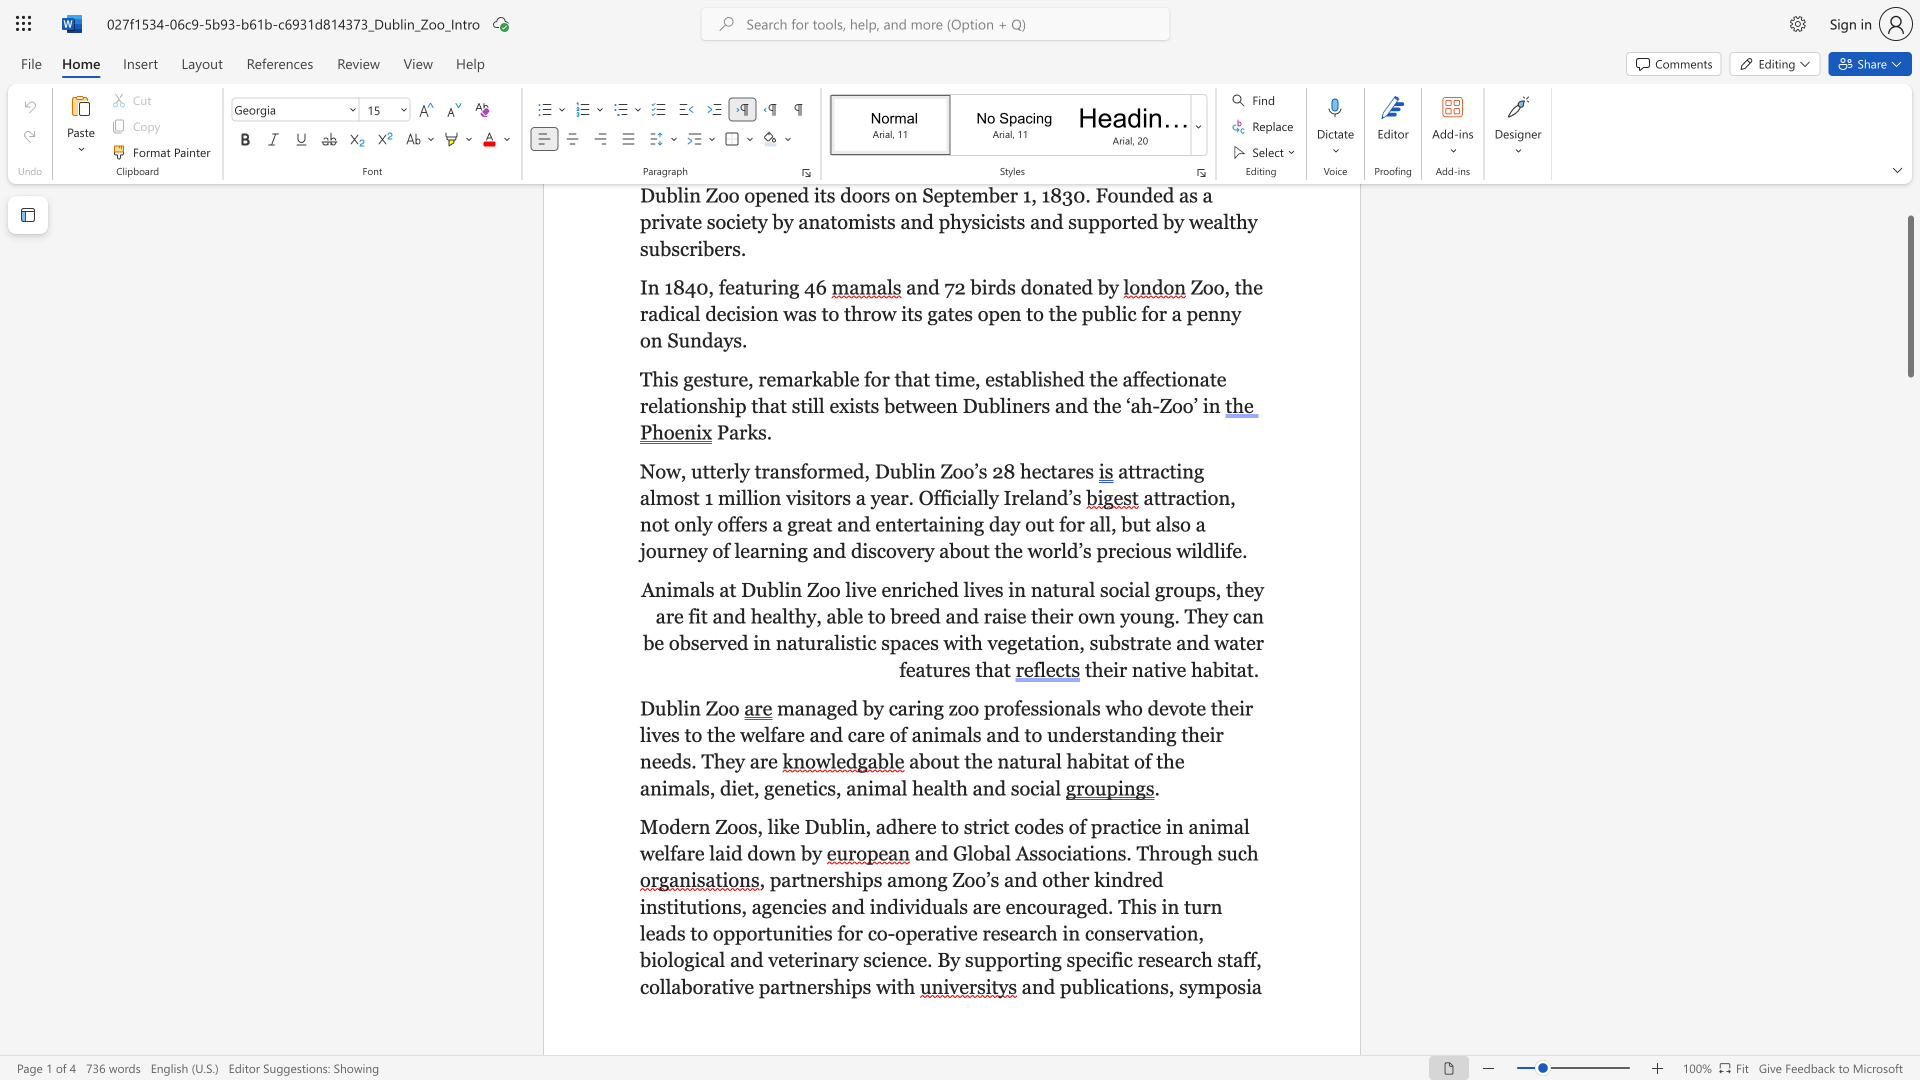 The image size is (1920, 1080). Describe the element at coordinates (1187, 379) in the screenshot. I see `the subset text "nate relationship that still exists between Dubliners and the ‘ah-Zoo’ in" within the text "the affectionate relationship that still exists between Dubliners and the ‘ah-Zoo’ in"` at that location.